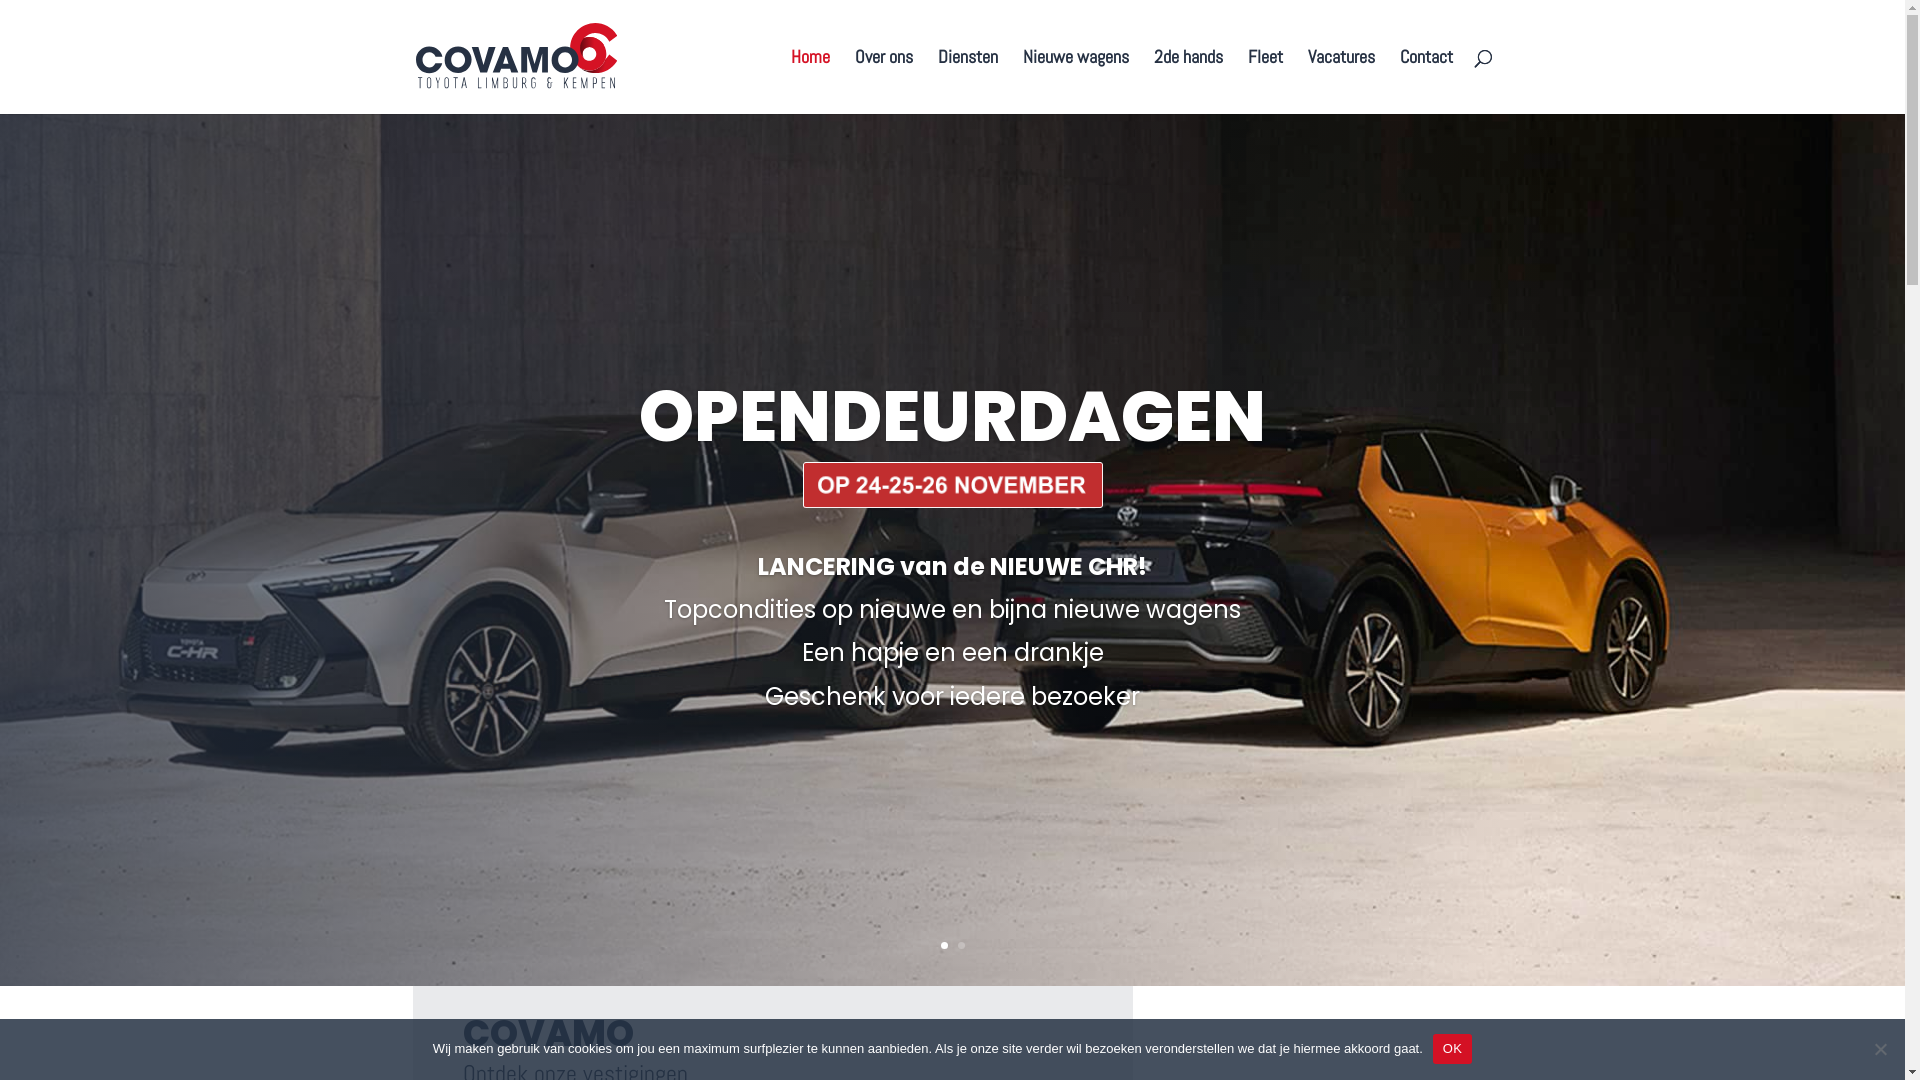 Image resolution: width=1920 pixels, height=1080 pixels. Describe the element at coordinates (854, 80) in the screenshot. I see `'Over ons'` at that location.